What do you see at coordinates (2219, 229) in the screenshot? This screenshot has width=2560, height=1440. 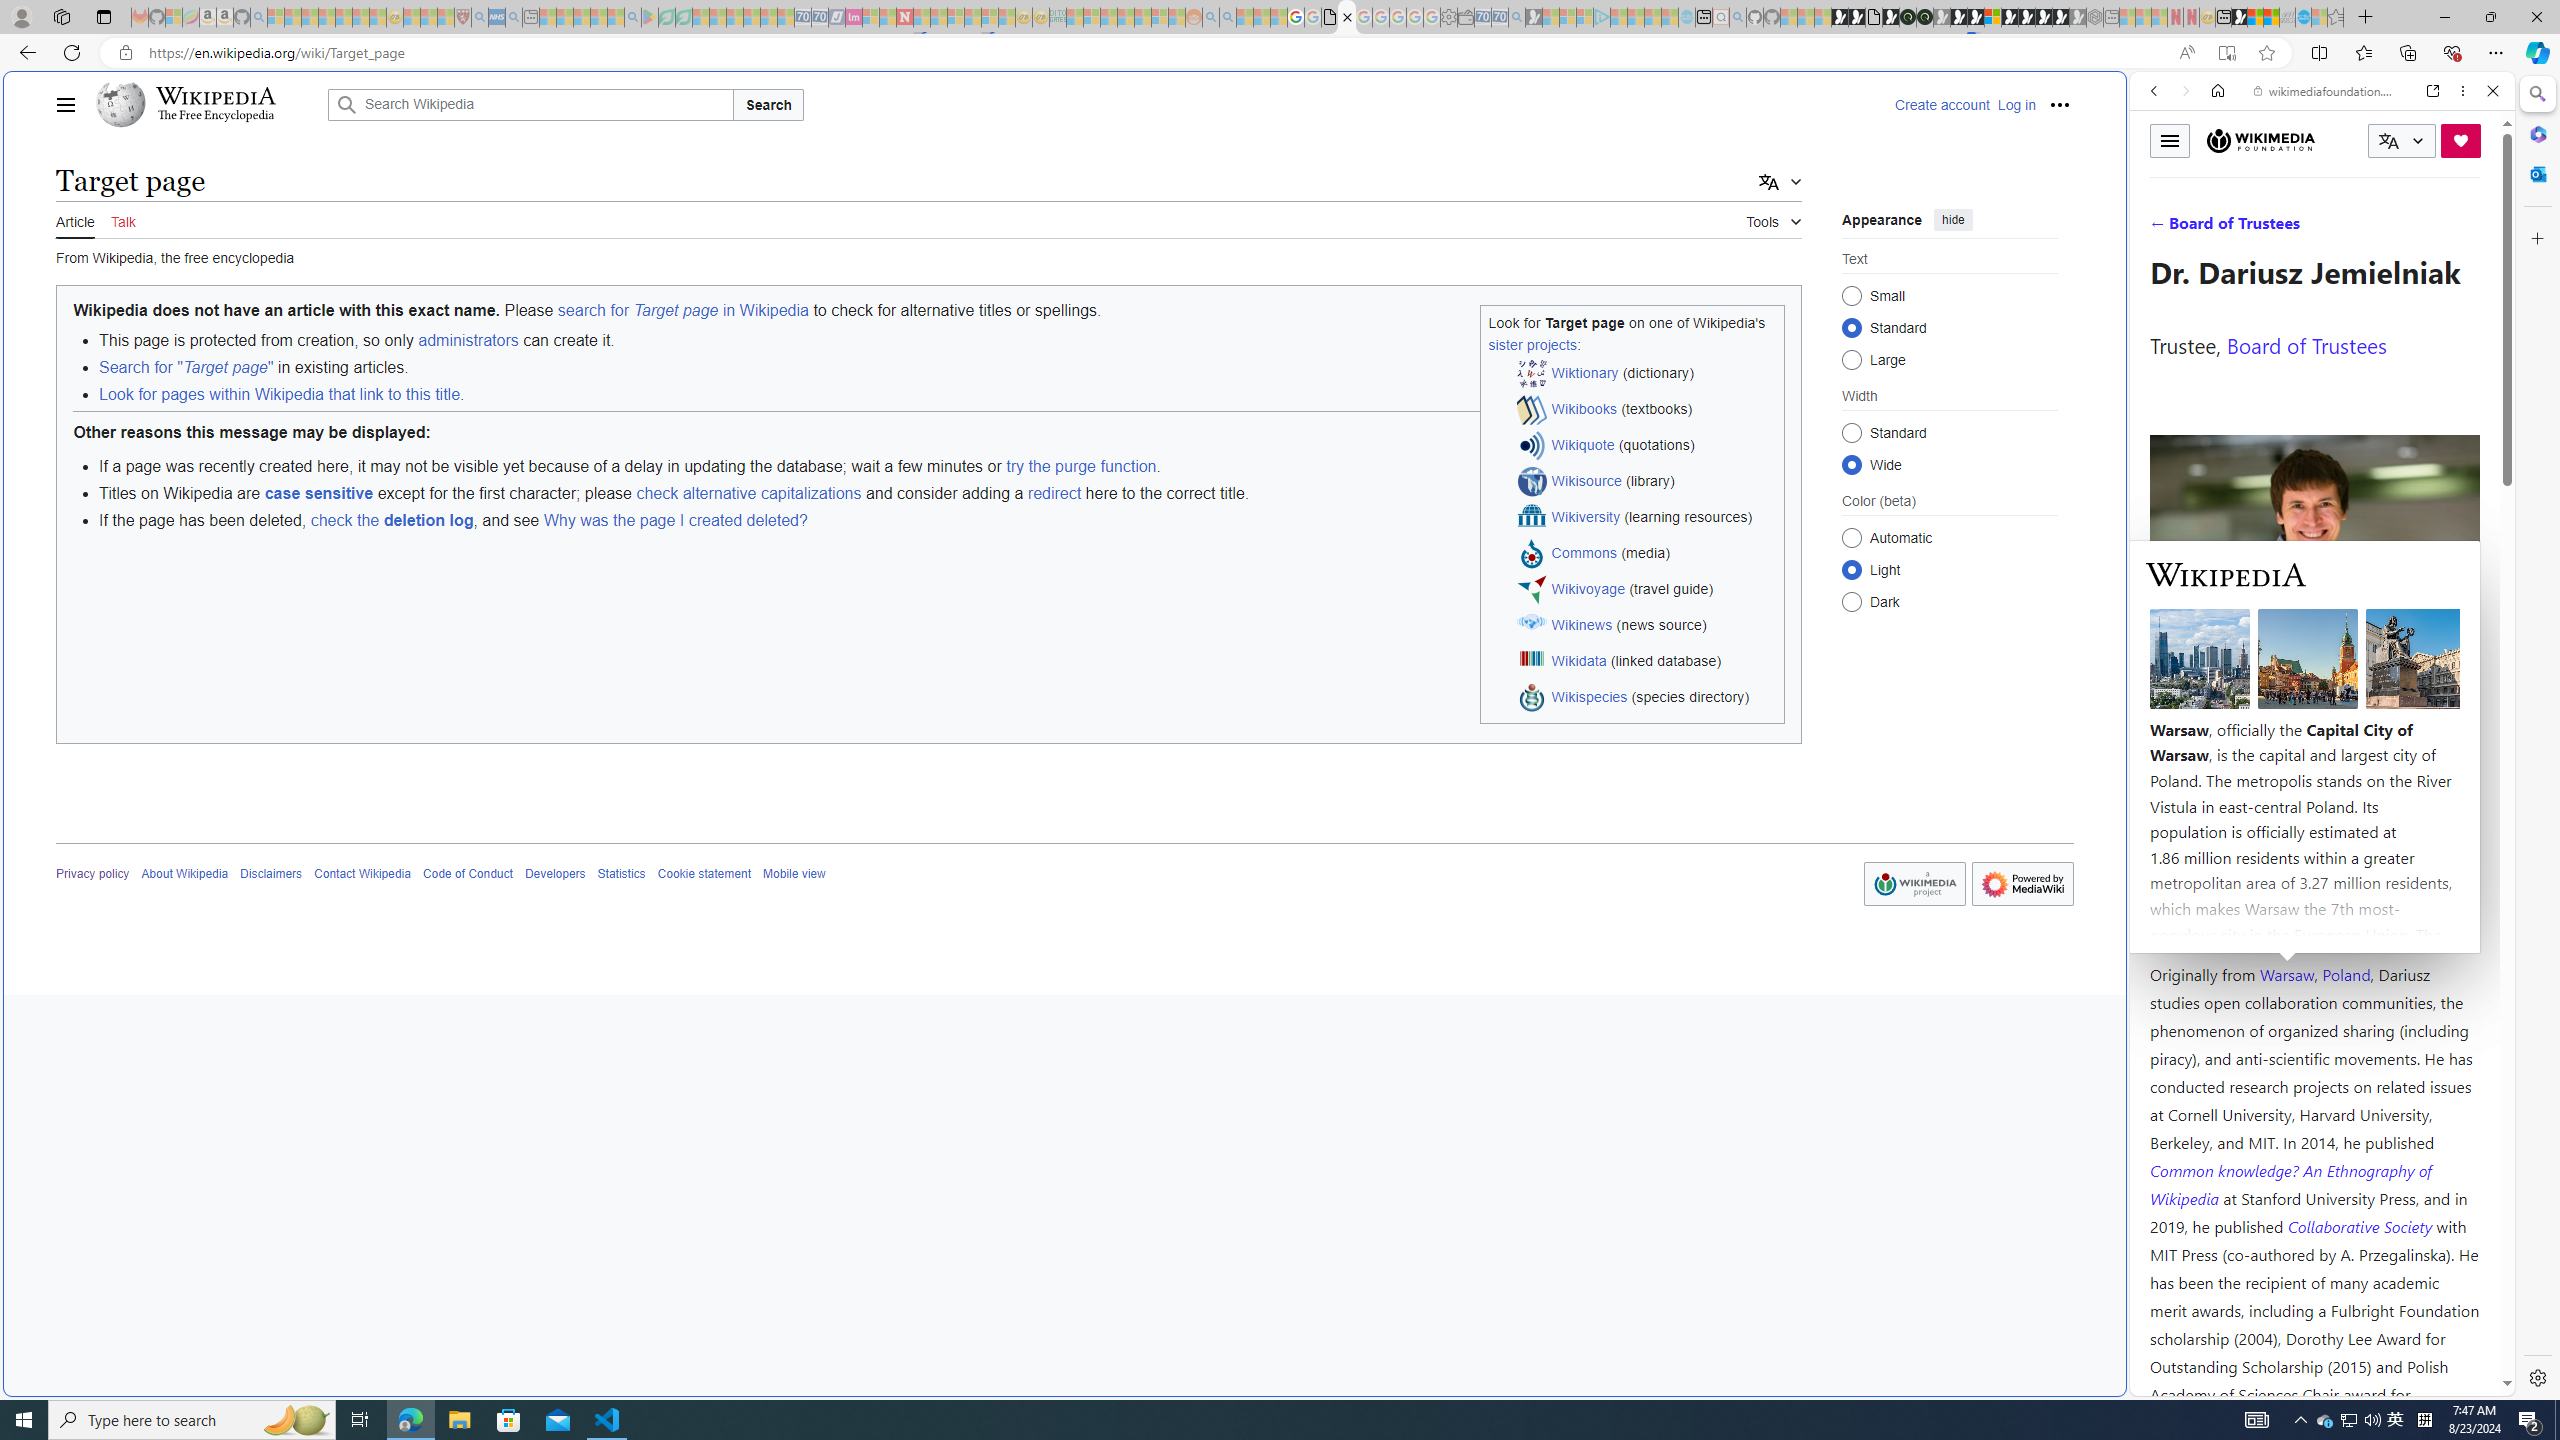 I see `'IMAGES'` at bounding box center [2219, 229].